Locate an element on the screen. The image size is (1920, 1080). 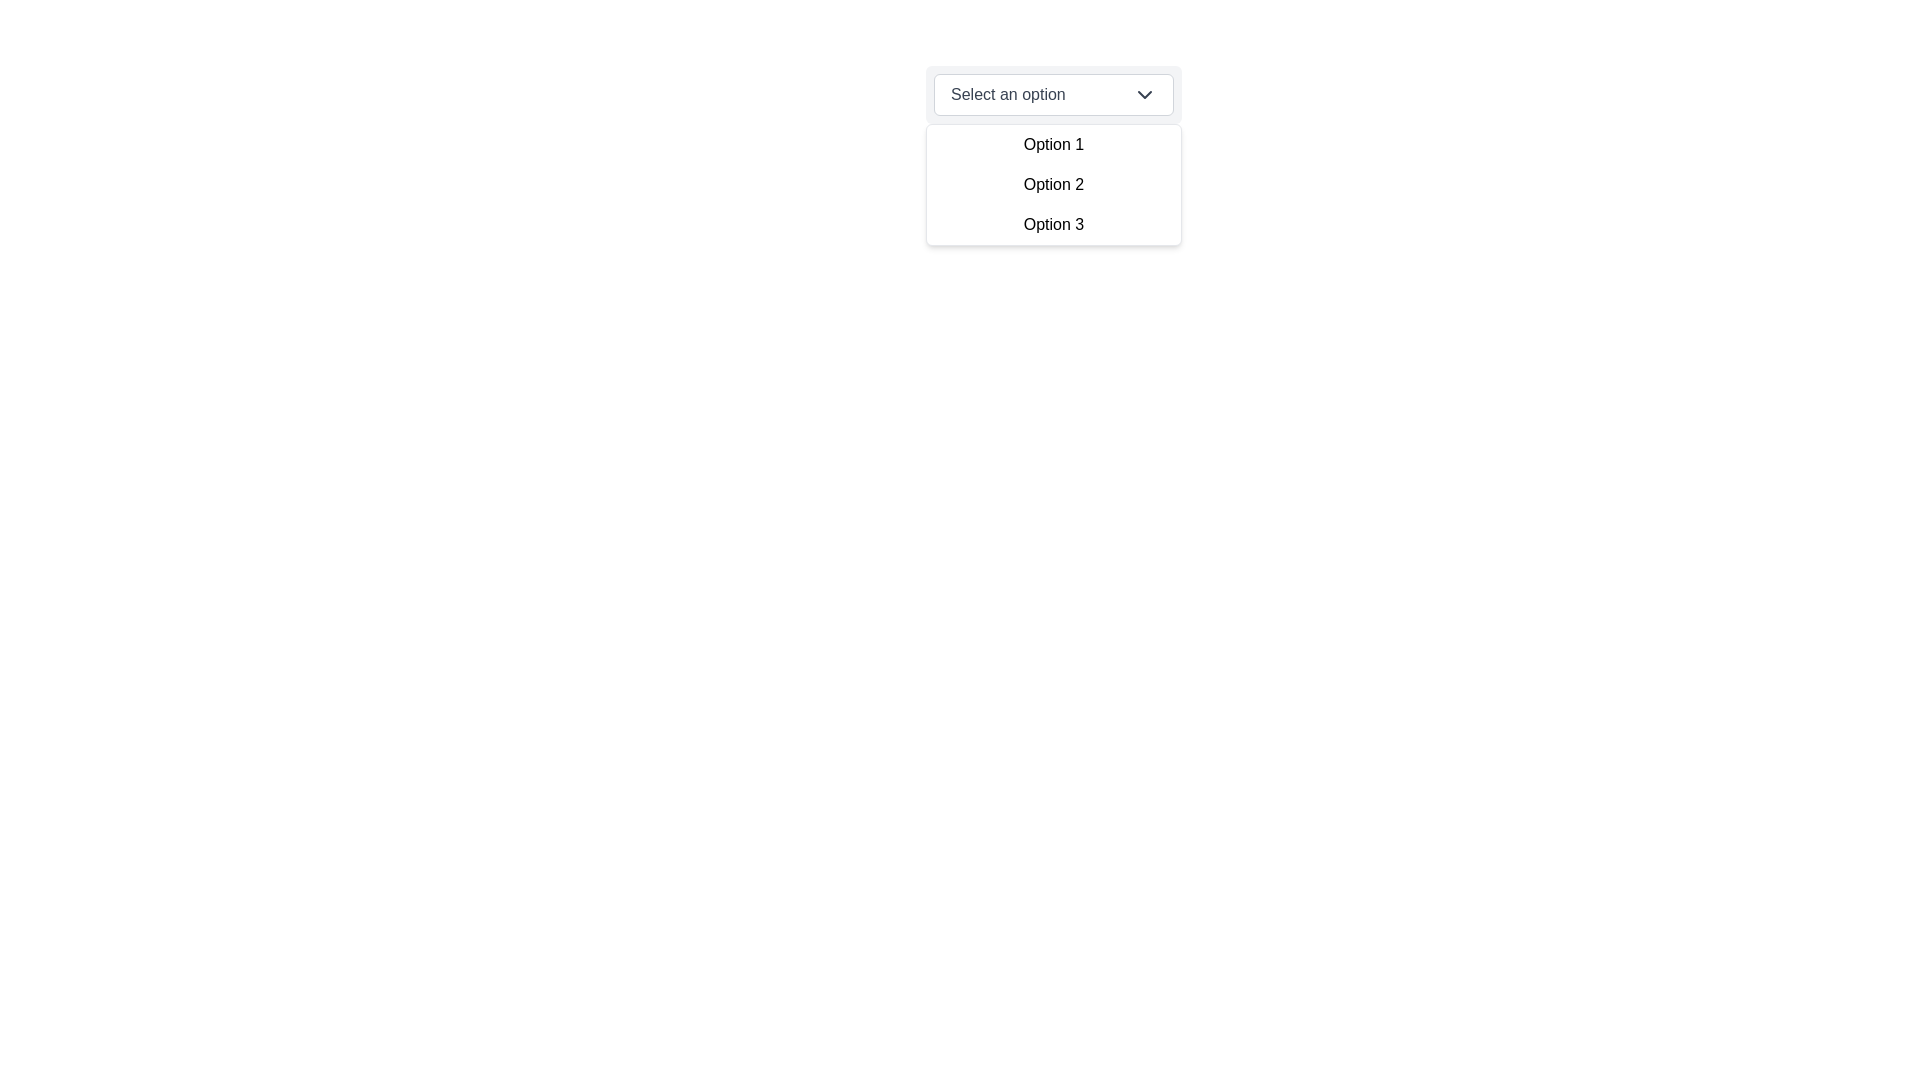
the first option in the dropdown menu is located at coordinates (1053, 144).